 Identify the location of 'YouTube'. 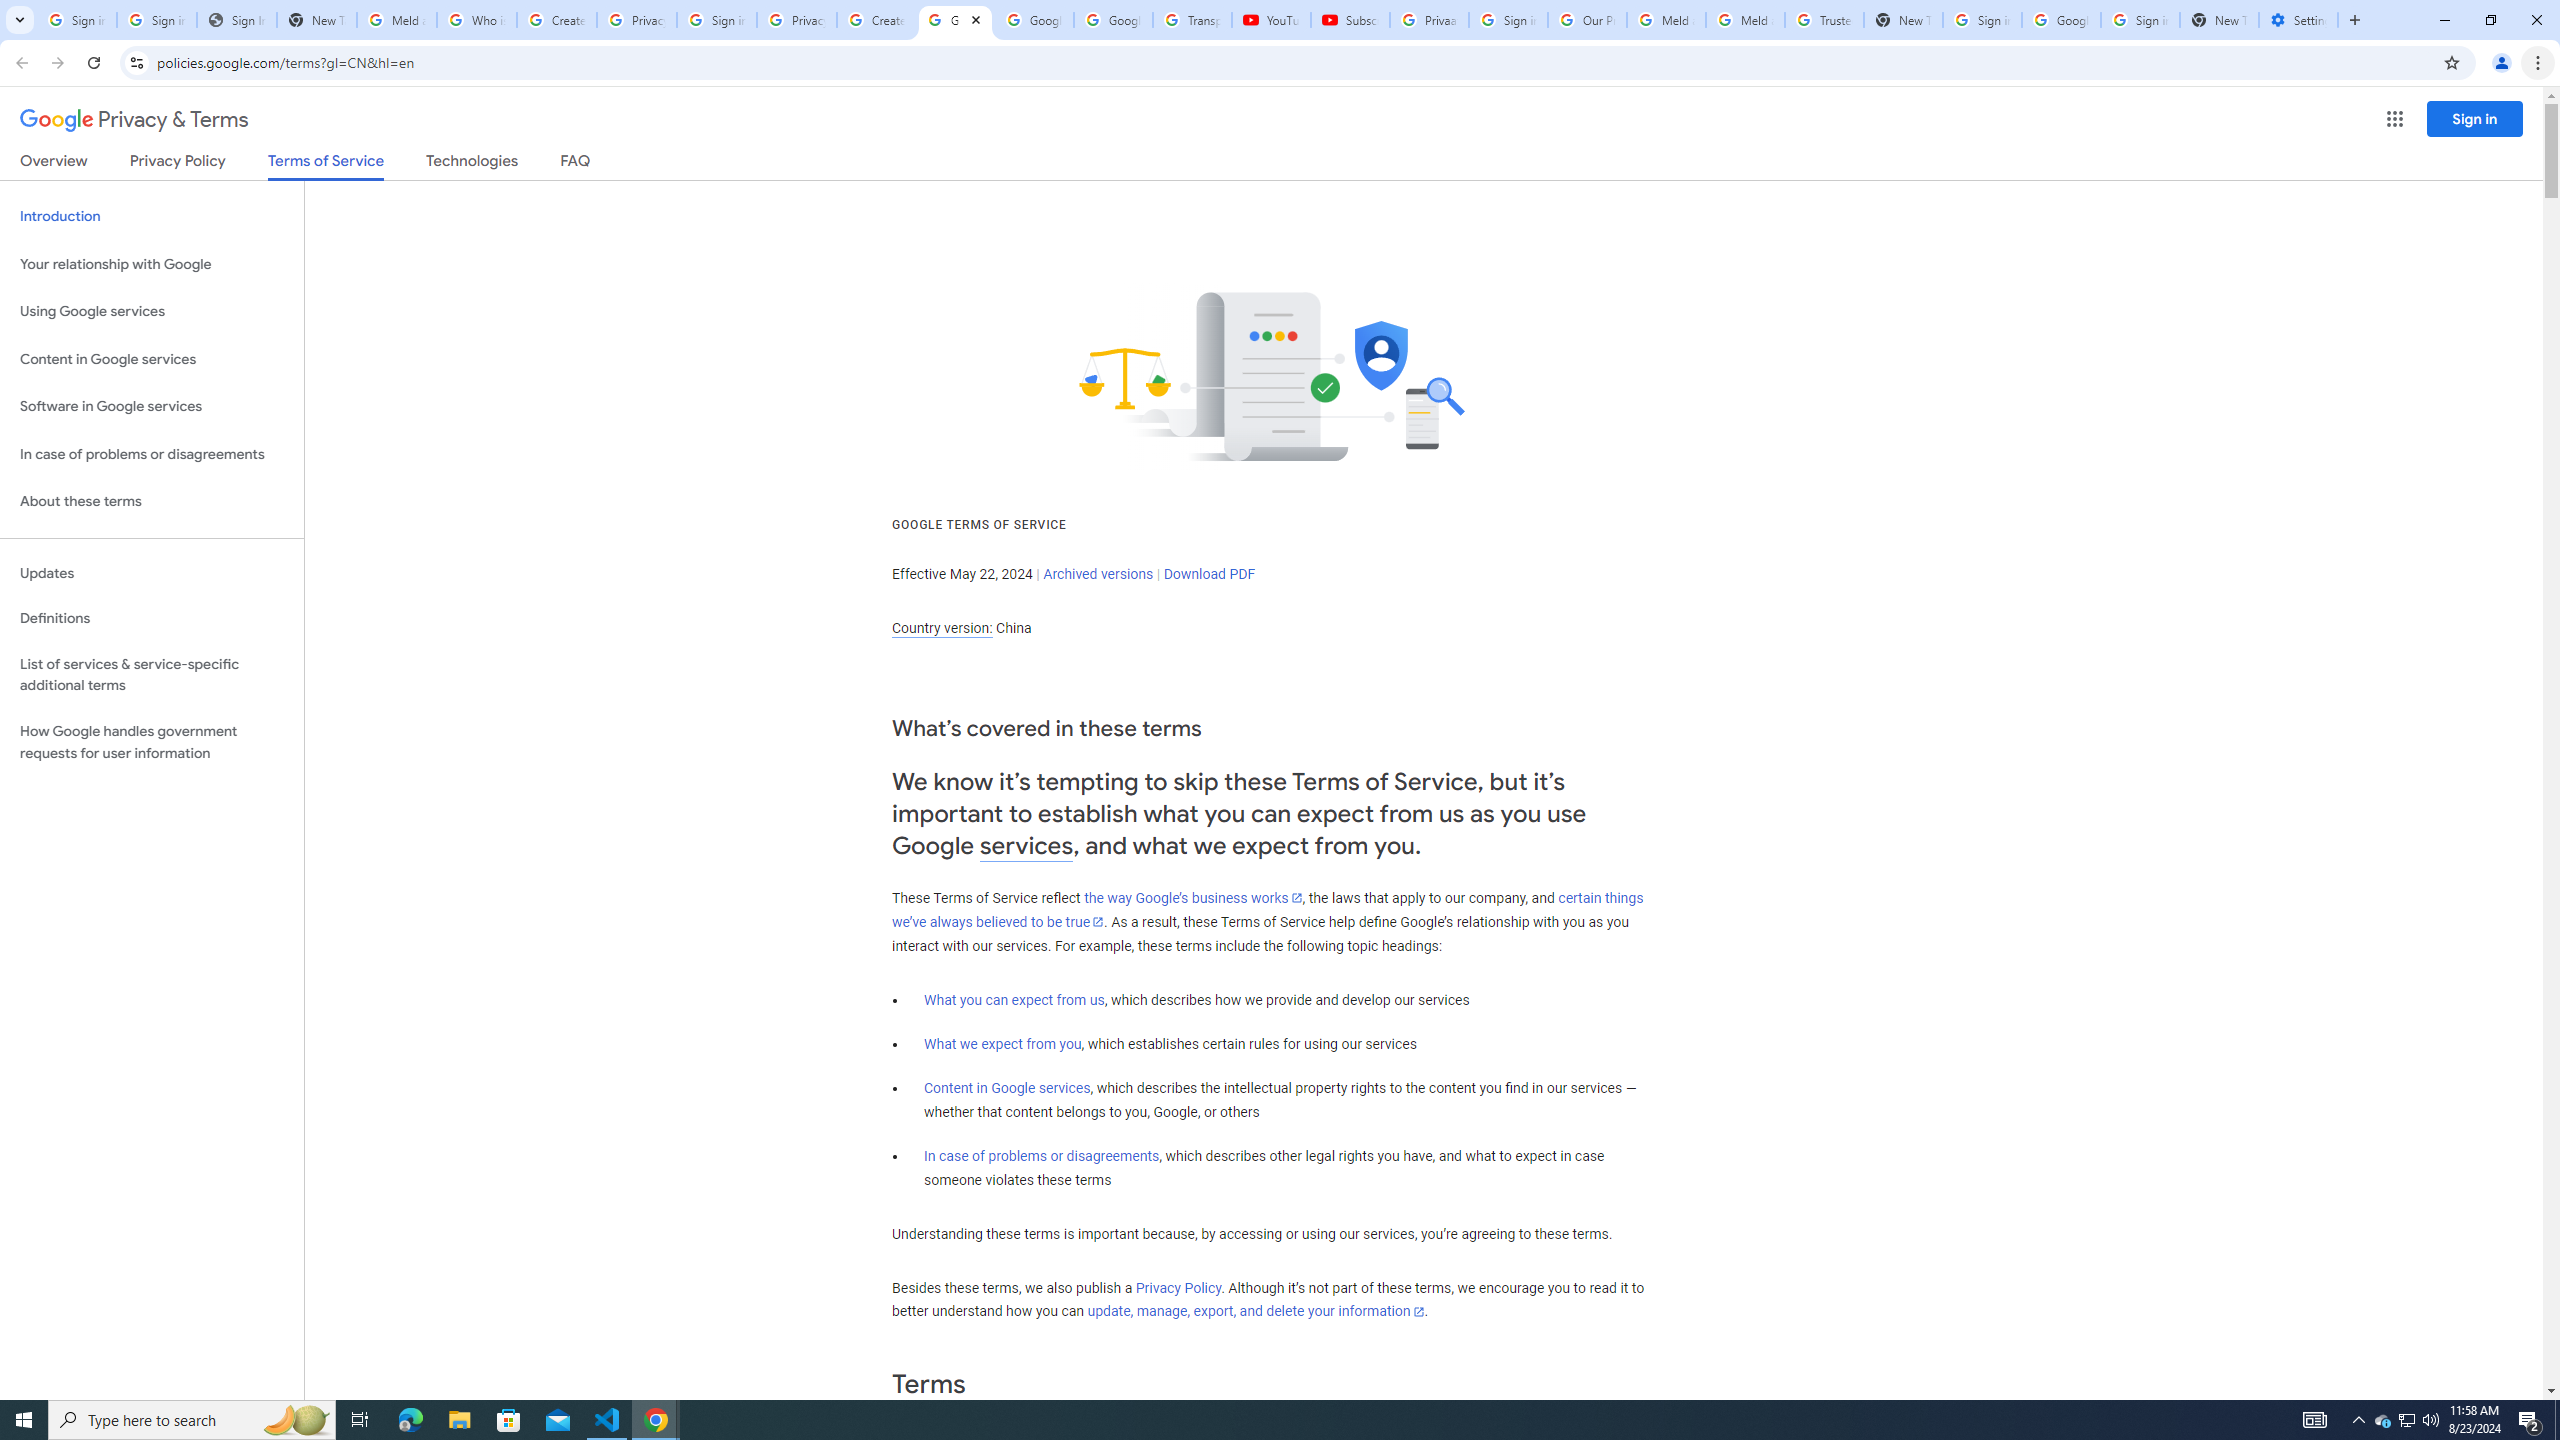
(1271, 19).